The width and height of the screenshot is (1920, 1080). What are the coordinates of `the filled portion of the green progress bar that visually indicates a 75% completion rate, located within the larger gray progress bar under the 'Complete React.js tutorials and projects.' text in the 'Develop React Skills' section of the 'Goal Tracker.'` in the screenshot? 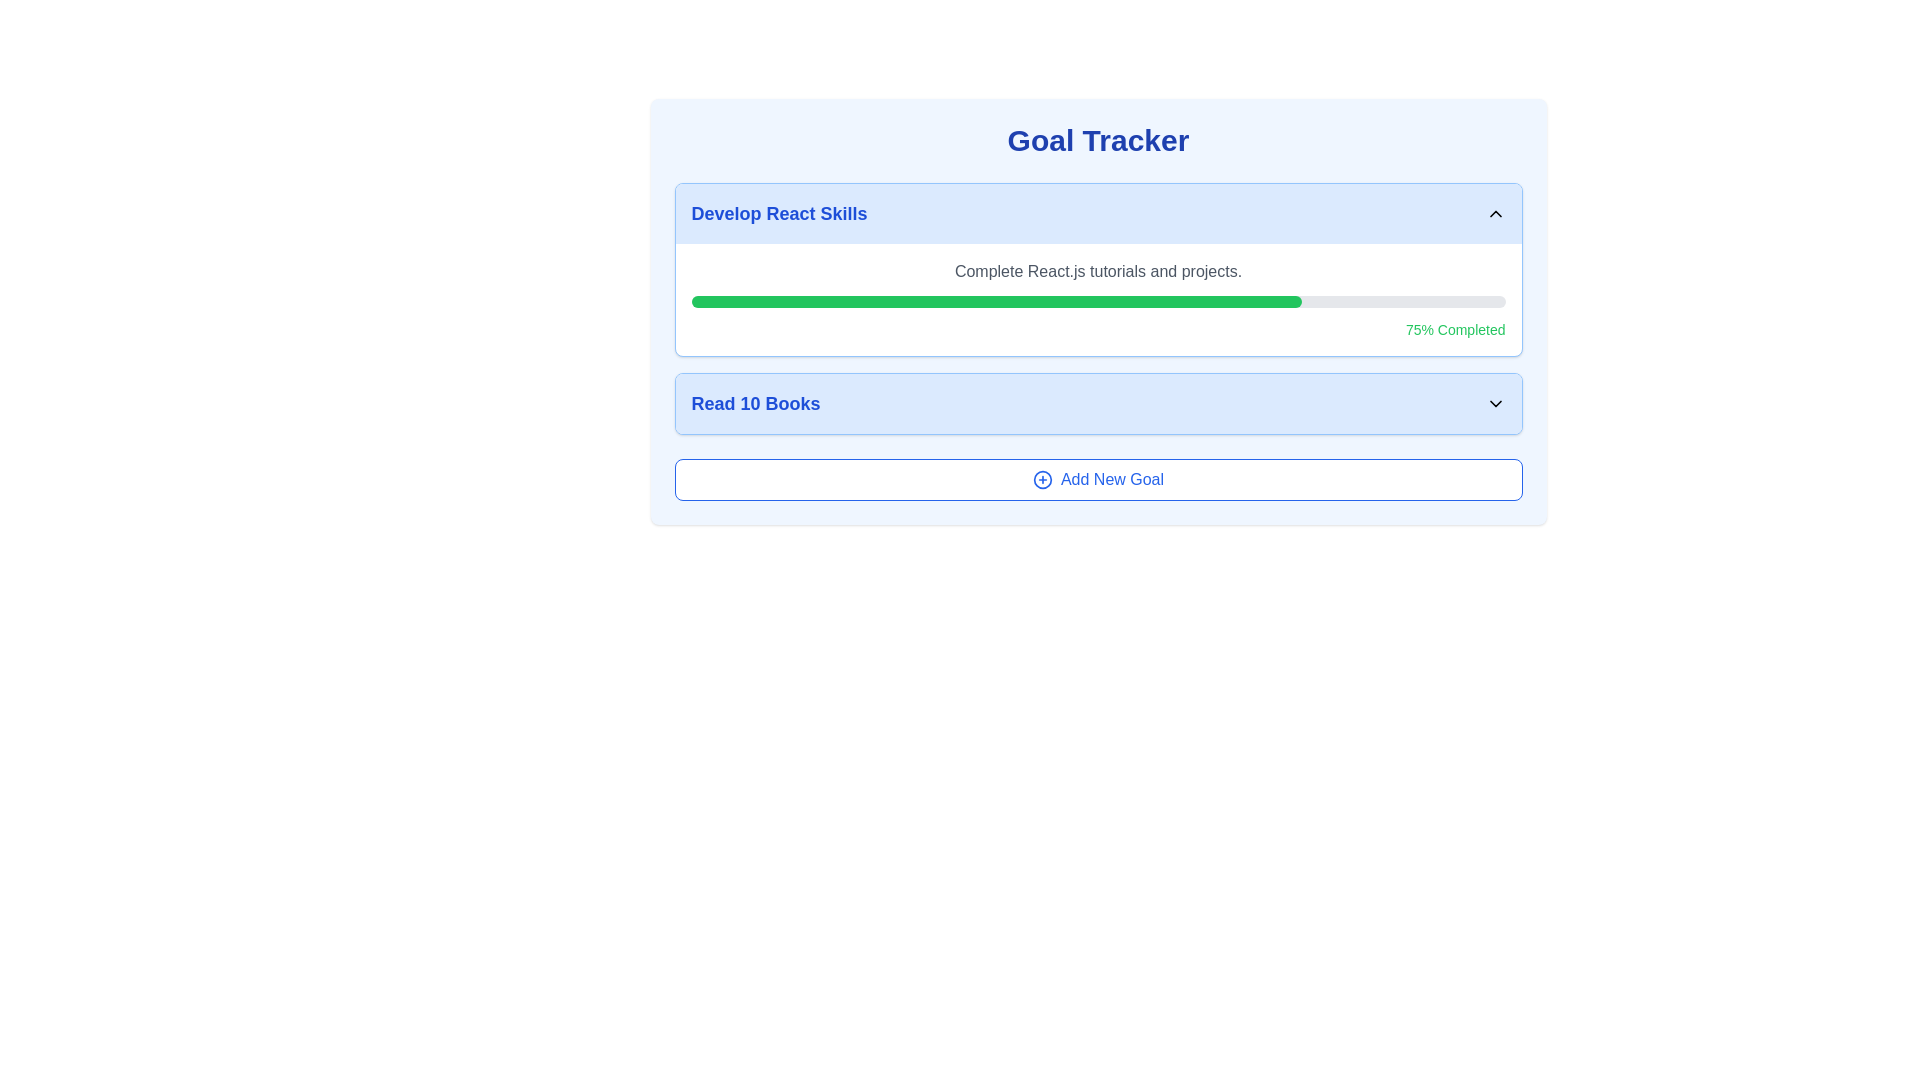 It's located at (996, 301).